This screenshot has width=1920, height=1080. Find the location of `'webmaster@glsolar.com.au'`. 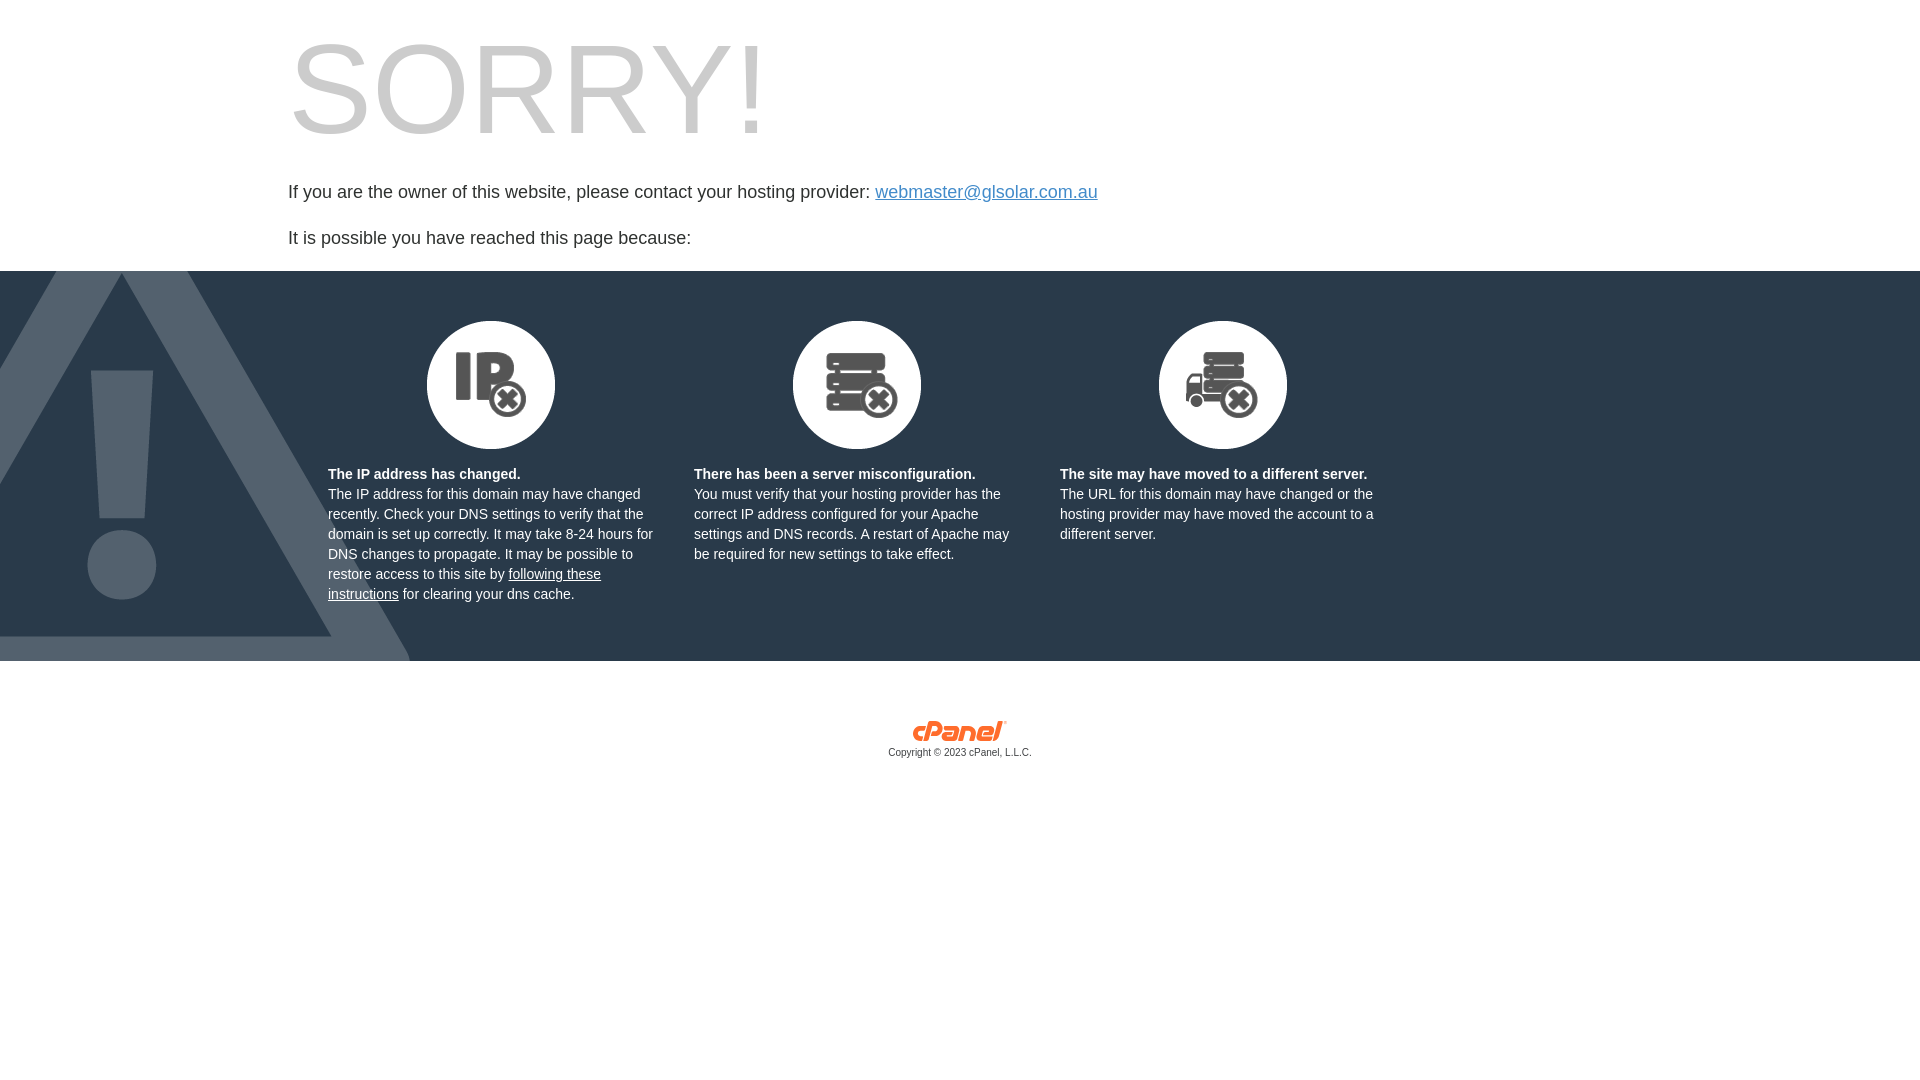

'webmaster@glsolar.com.au' is located at coordinates (985, 192).